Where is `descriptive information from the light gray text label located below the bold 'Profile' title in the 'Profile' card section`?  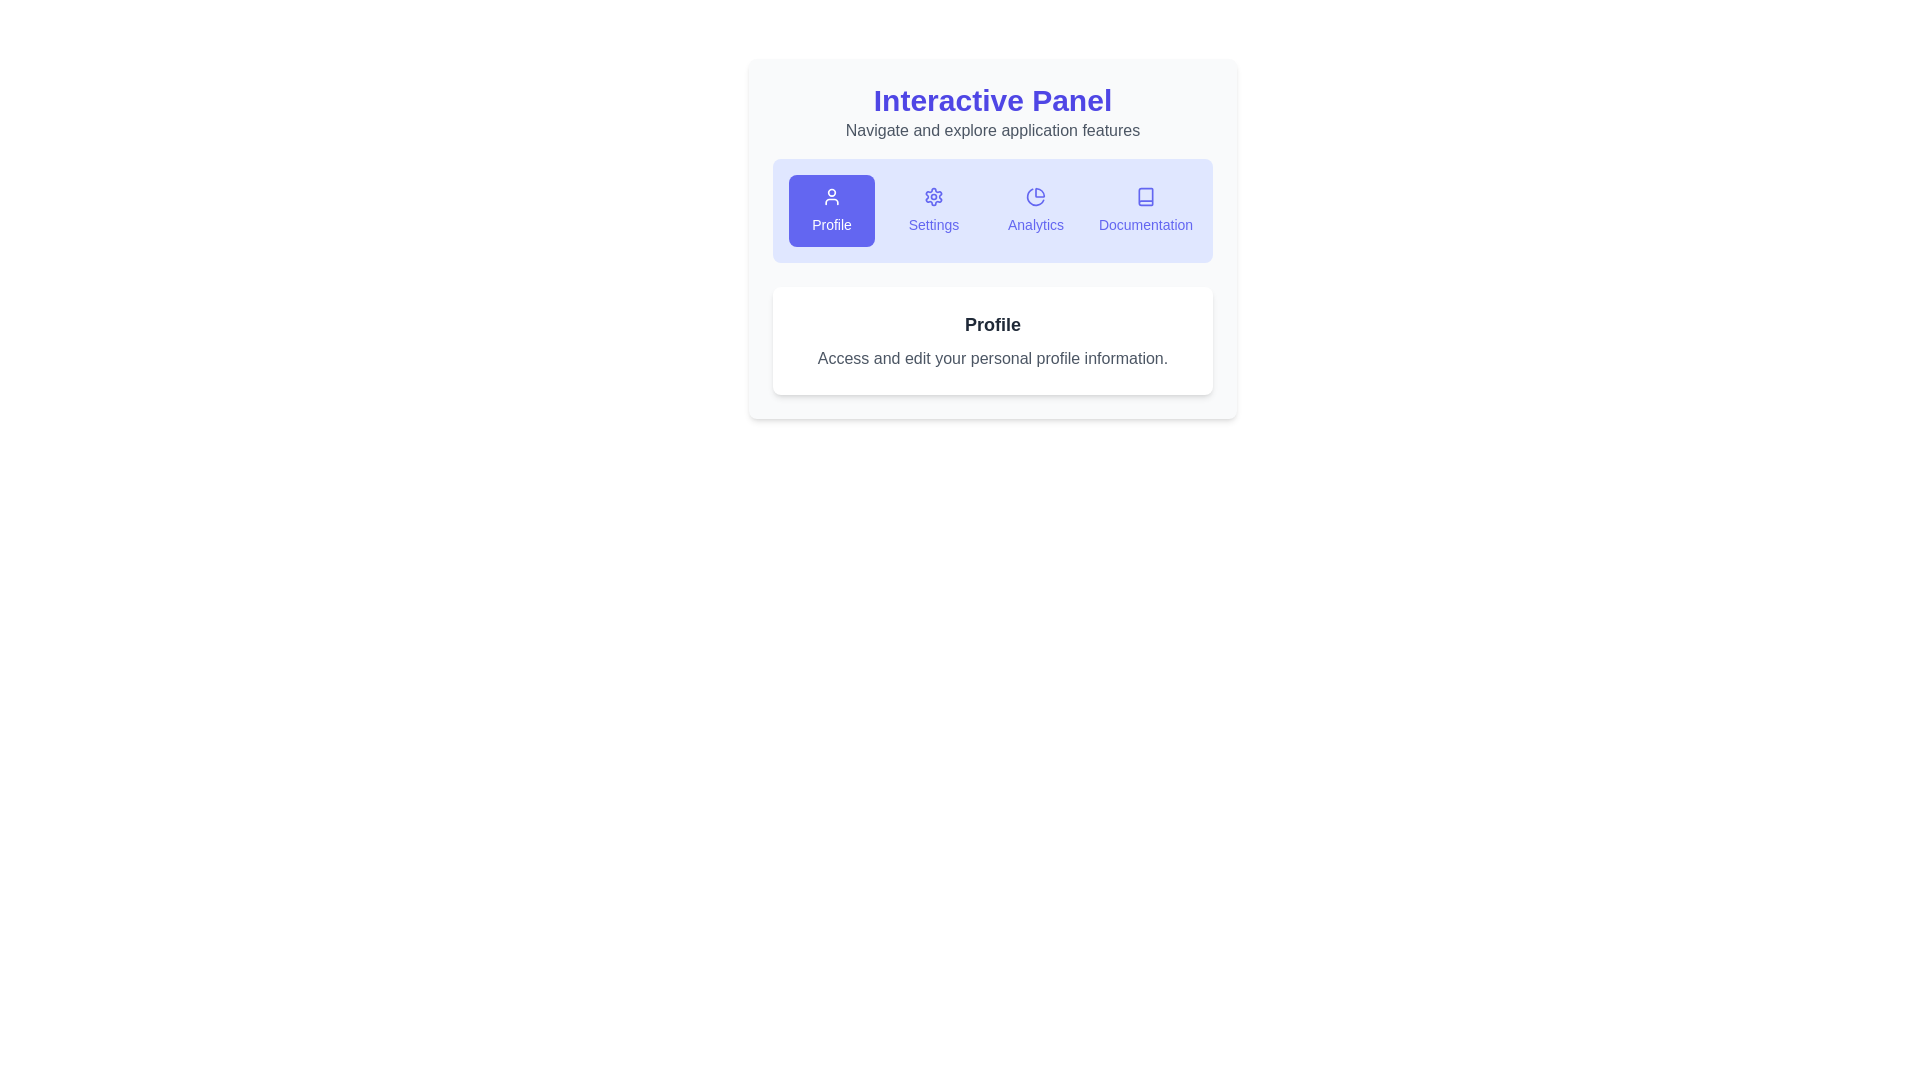
descriptive information from the light gray text label located below the bold 'Profile' title in the 'Profile' card section is located at coordinates (993, 357).